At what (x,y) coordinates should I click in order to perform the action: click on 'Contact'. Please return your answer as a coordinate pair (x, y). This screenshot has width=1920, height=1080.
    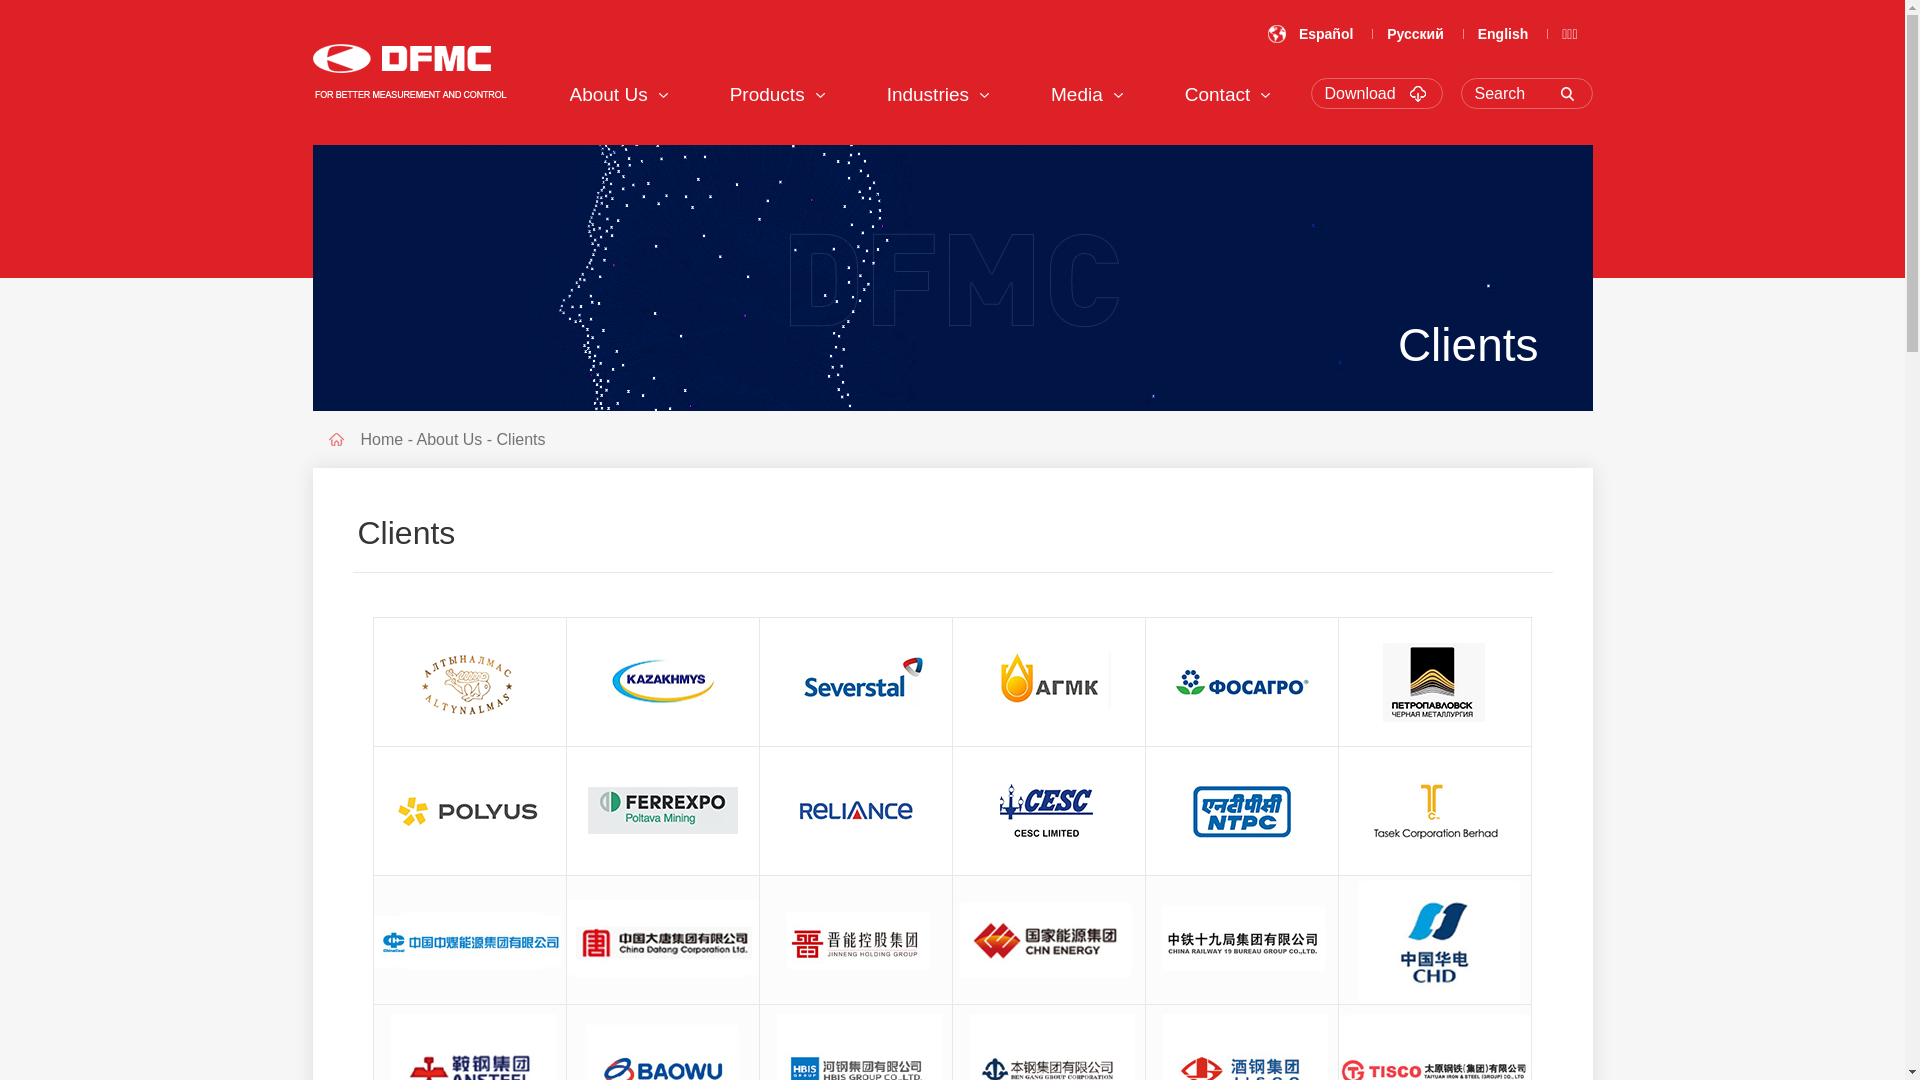
    Looking at the image, I should click on (1185, 94).